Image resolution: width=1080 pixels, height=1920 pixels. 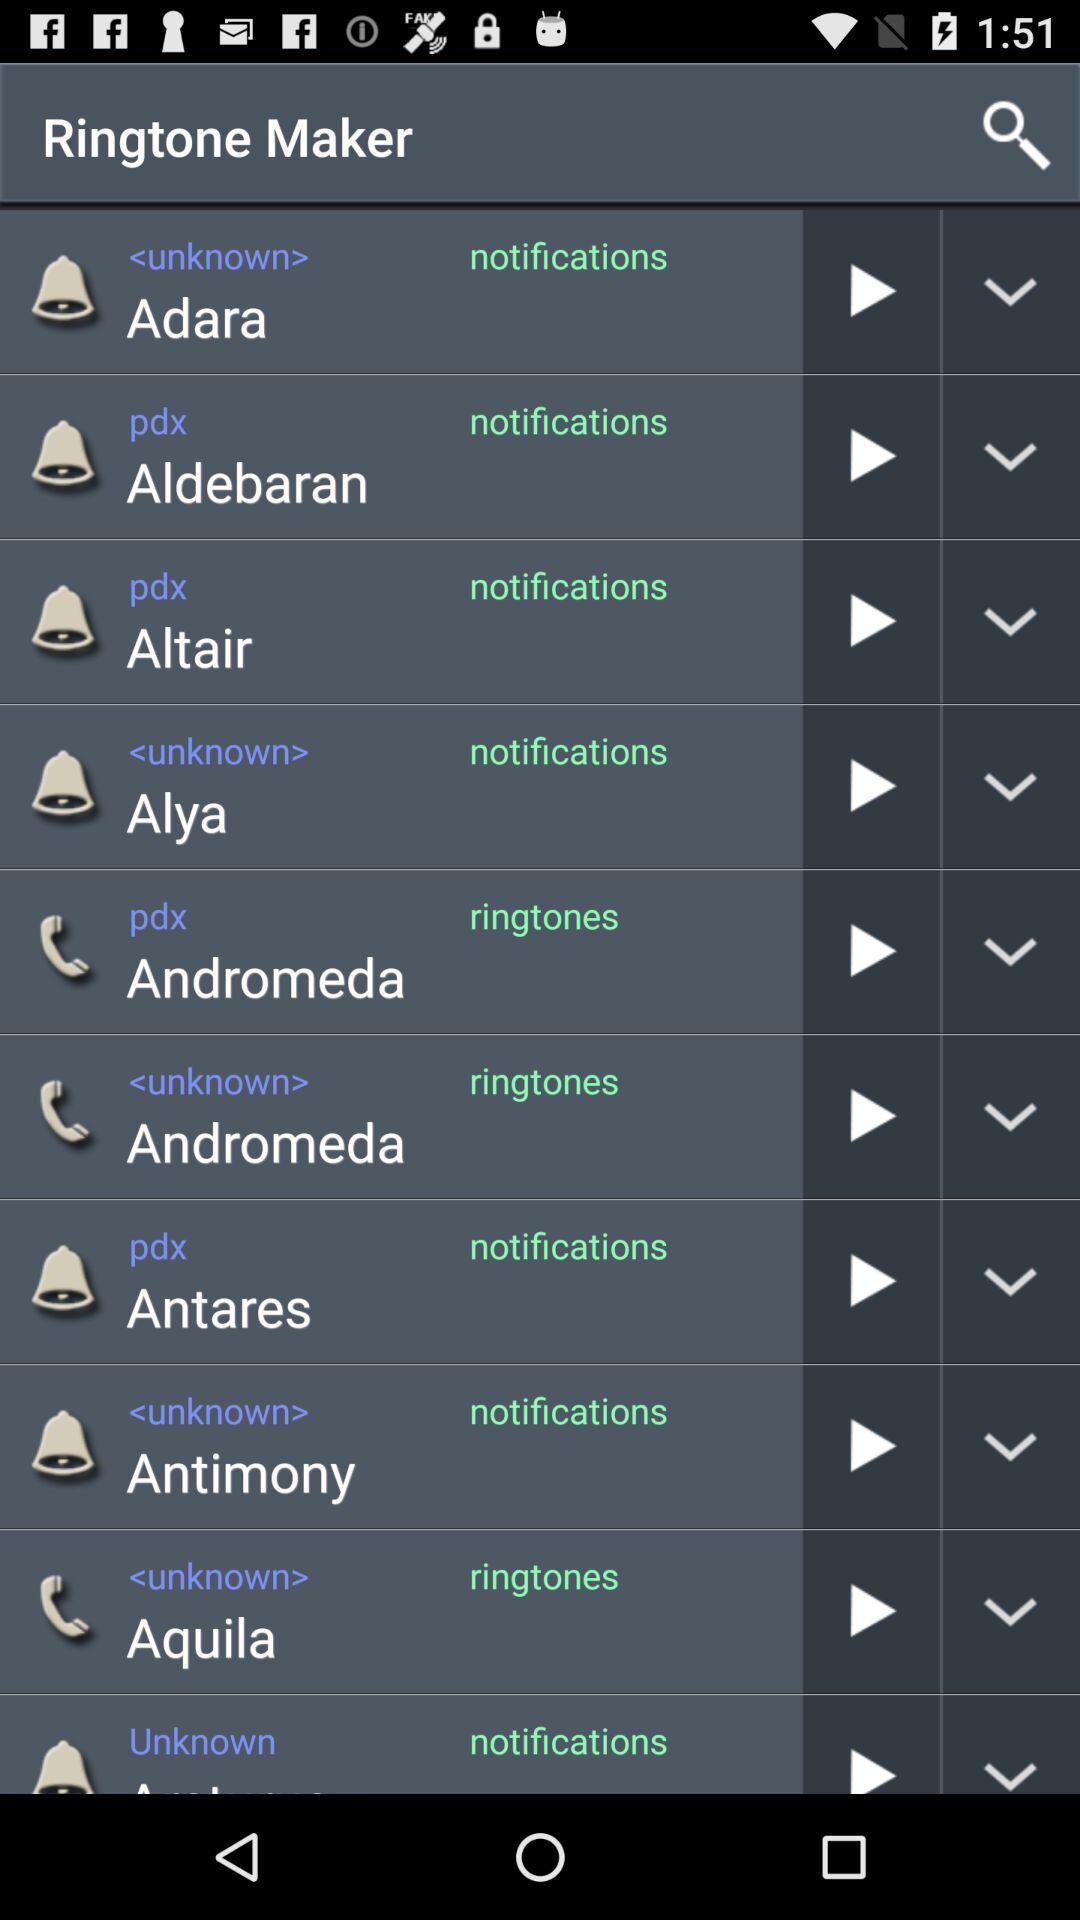 What do you see at coordinates (870, 620) in the screenshot?
I see `ringtone` at bounding box center [870, 620].